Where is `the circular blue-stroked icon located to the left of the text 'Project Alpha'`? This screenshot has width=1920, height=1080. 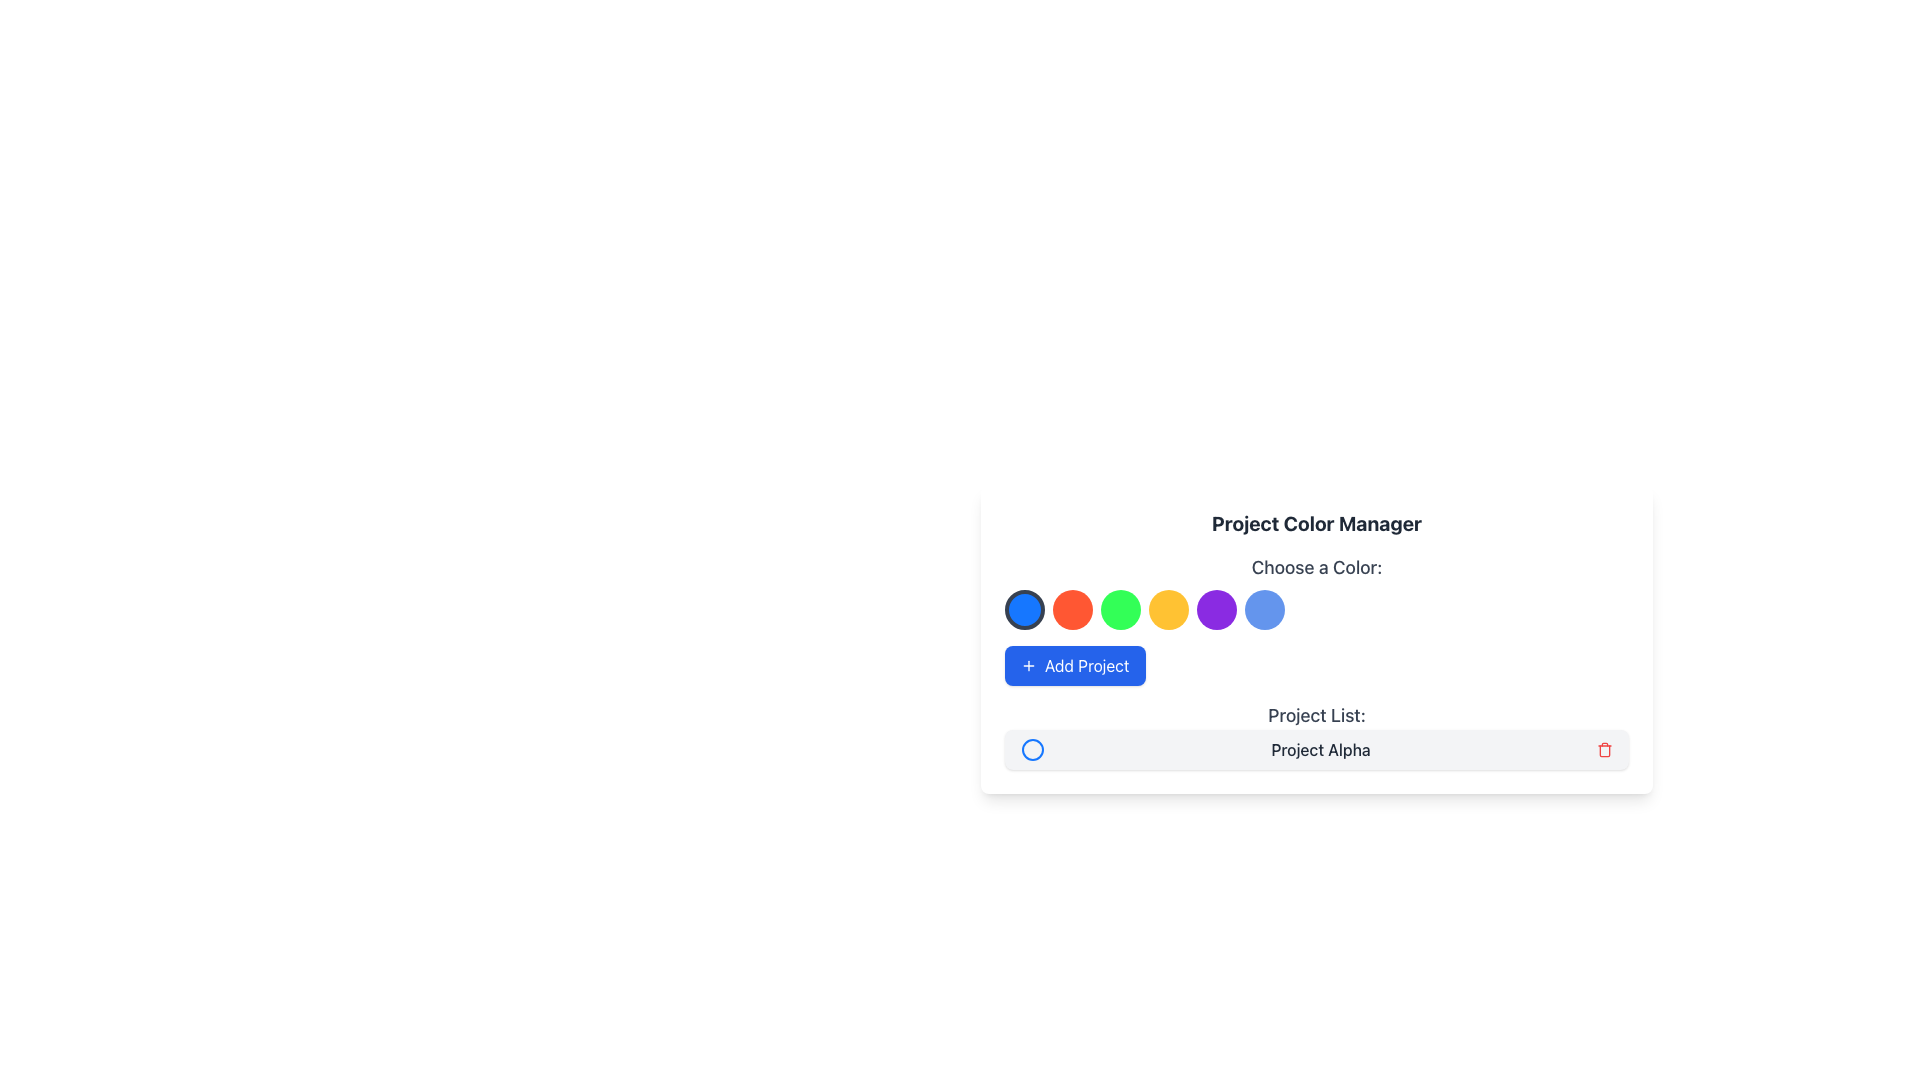
the circular blue-stroked icon located to the left of the text 'Project Alpha' is located at coordinates (1032, 749).